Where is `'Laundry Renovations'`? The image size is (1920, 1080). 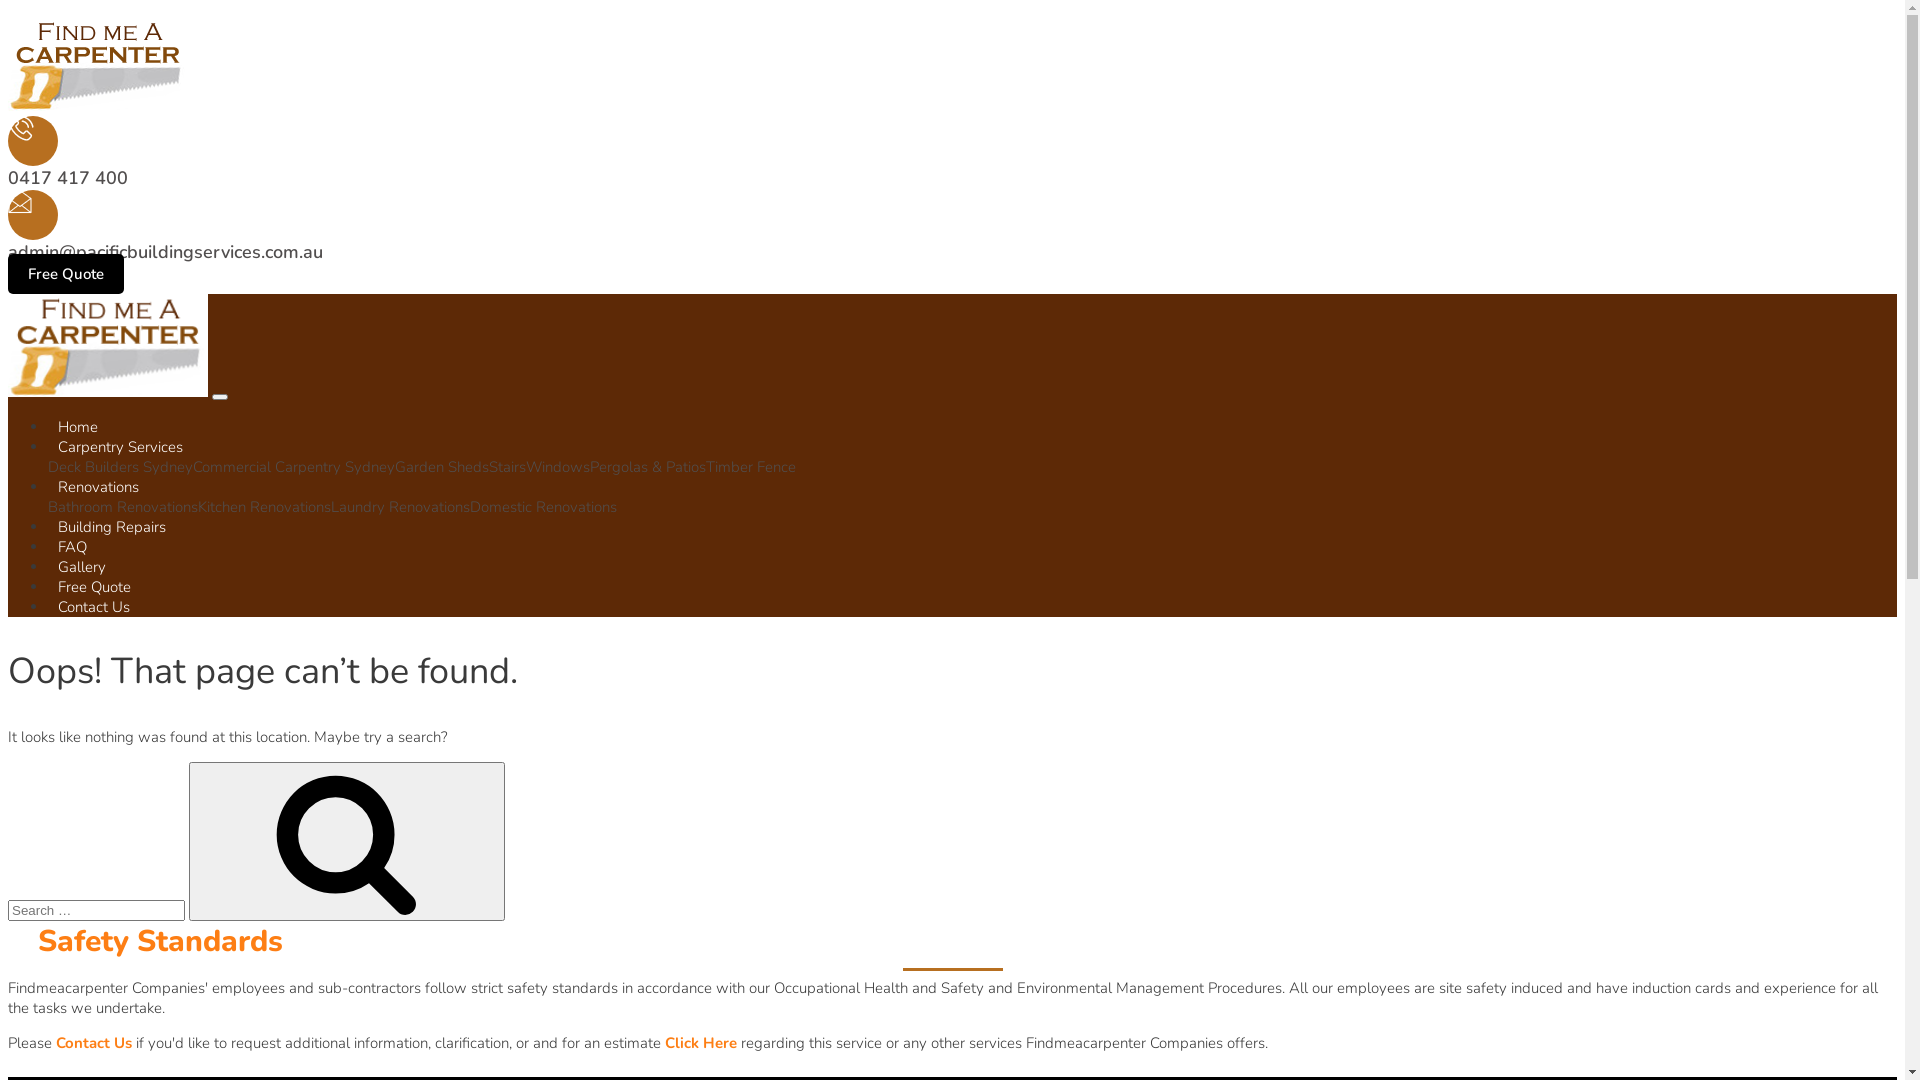 'Laundry Renovations' is located at coordinates (331, 505).